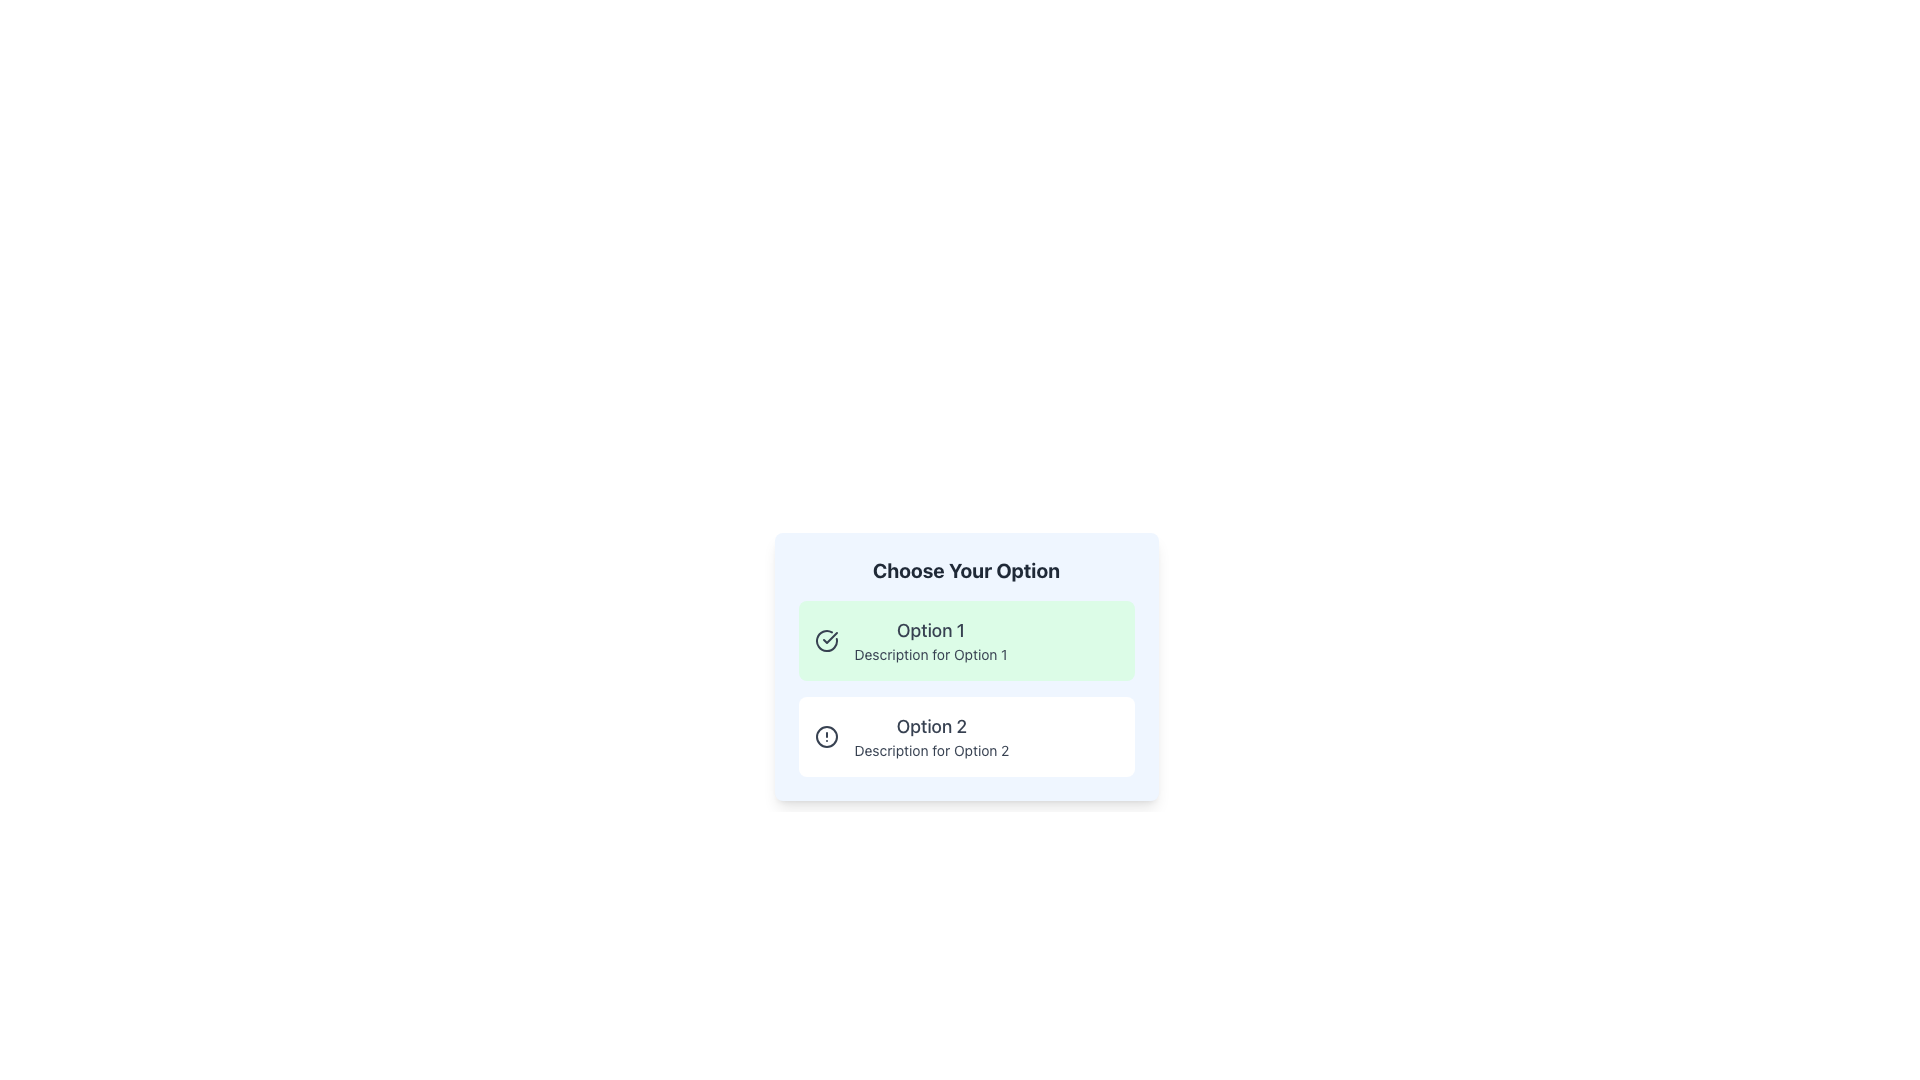 This screenshot has height=1080, width=1920. What do you see at coordinates (826, 736) in the screenshot?
I see `the alert icon positioned to the left of the text label 'Option 2'` at bounding box center [826, 736].